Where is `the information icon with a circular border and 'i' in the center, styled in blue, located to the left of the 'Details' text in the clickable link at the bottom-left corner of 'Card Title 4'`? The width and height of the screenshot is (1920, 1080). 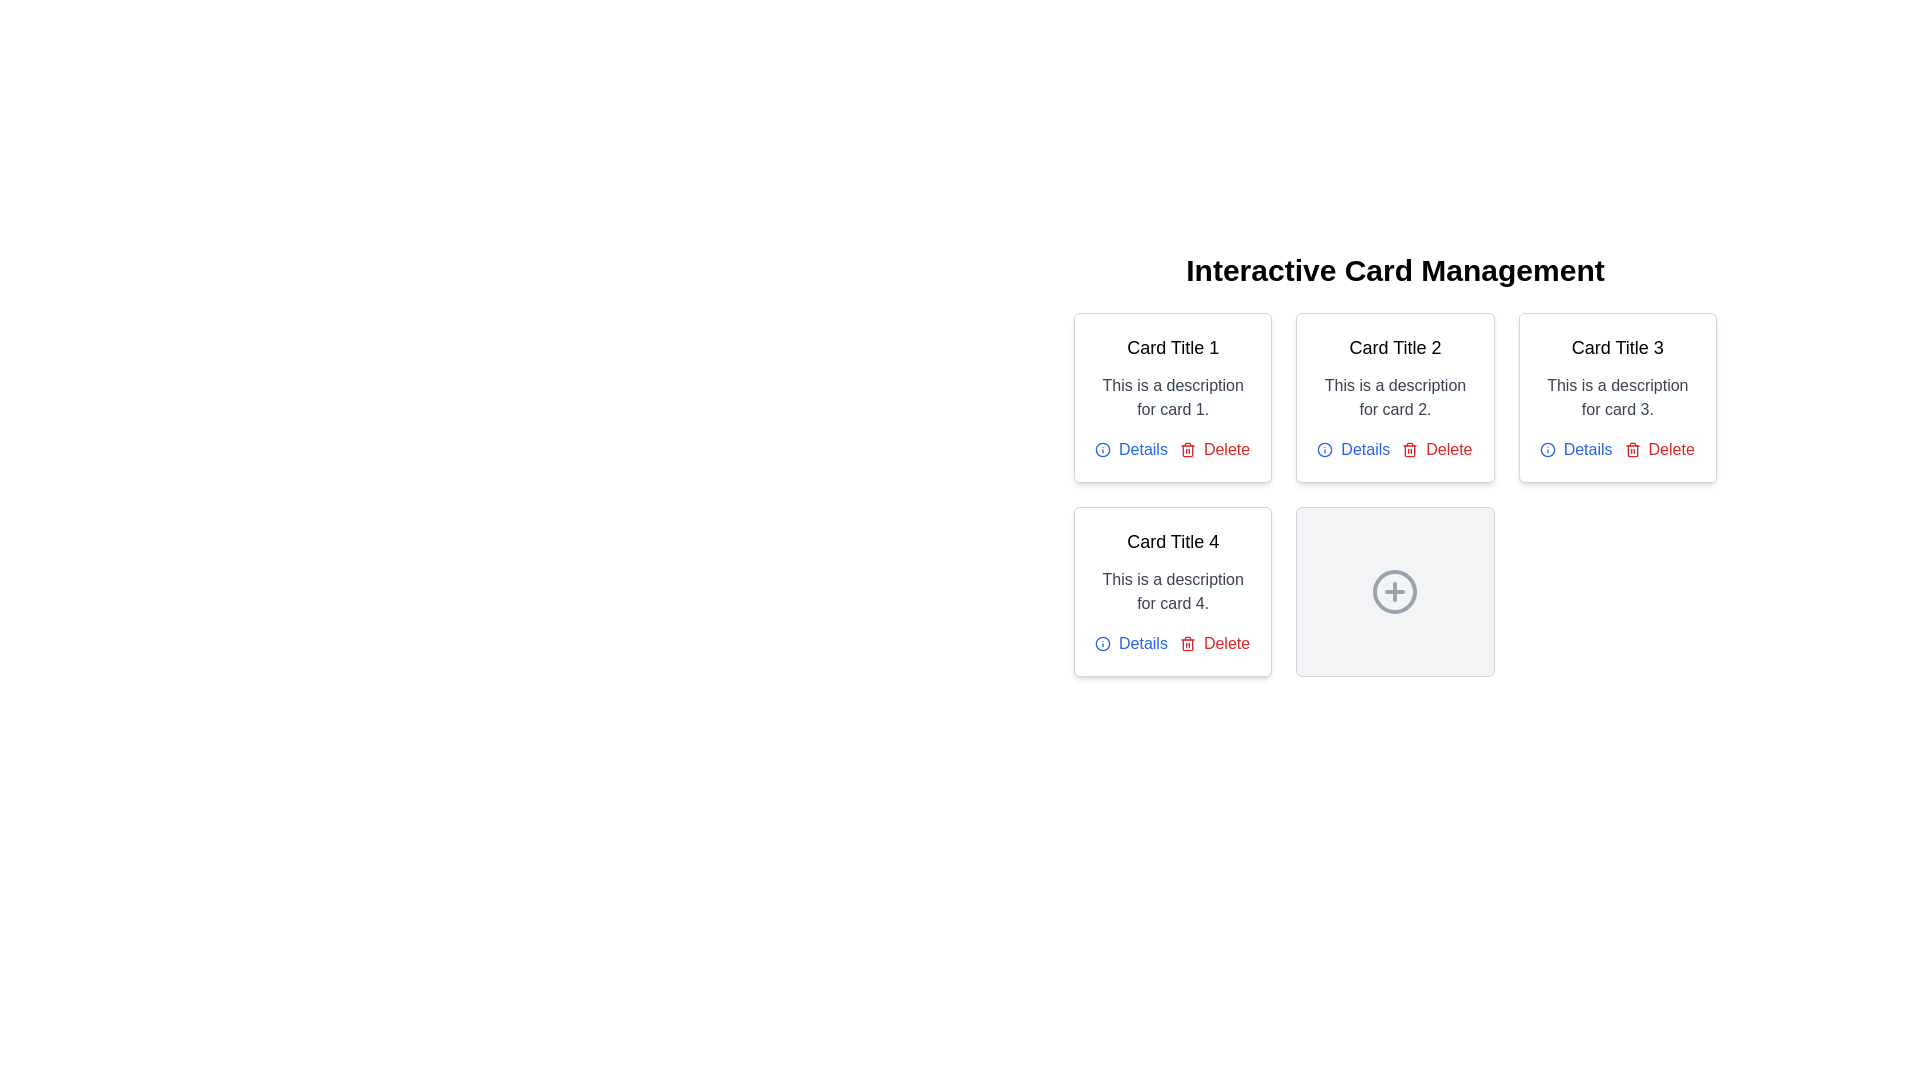 the information icon with a circular border and 'i' in the center, styled in blue, located to the left of the 'Details' text in the clickable link at the bottom-left corner of 'Card Title 4' is located at coordinates (1325, 450).